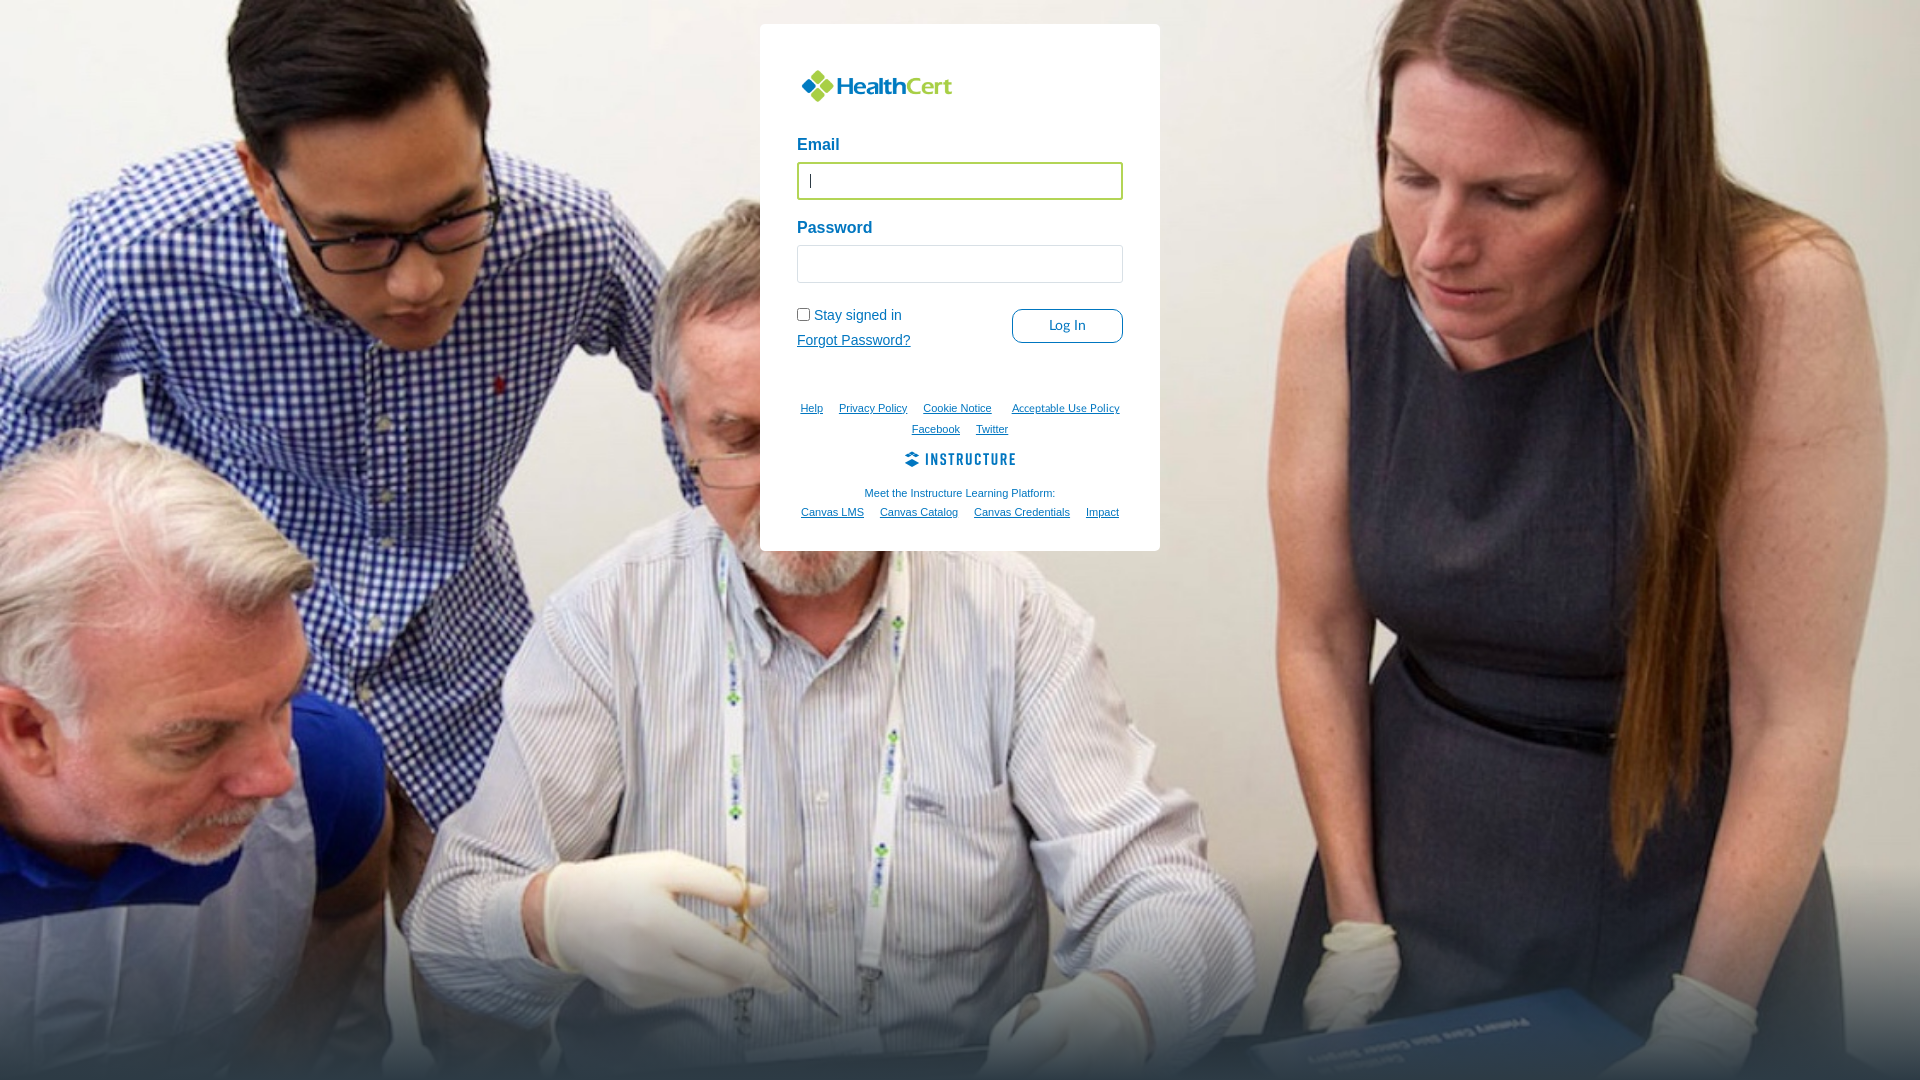 Image resolution: width=1920 pixels, height=1080 pixels. I want to click on 'Acceptable Use Policy', so click(1064, 407).